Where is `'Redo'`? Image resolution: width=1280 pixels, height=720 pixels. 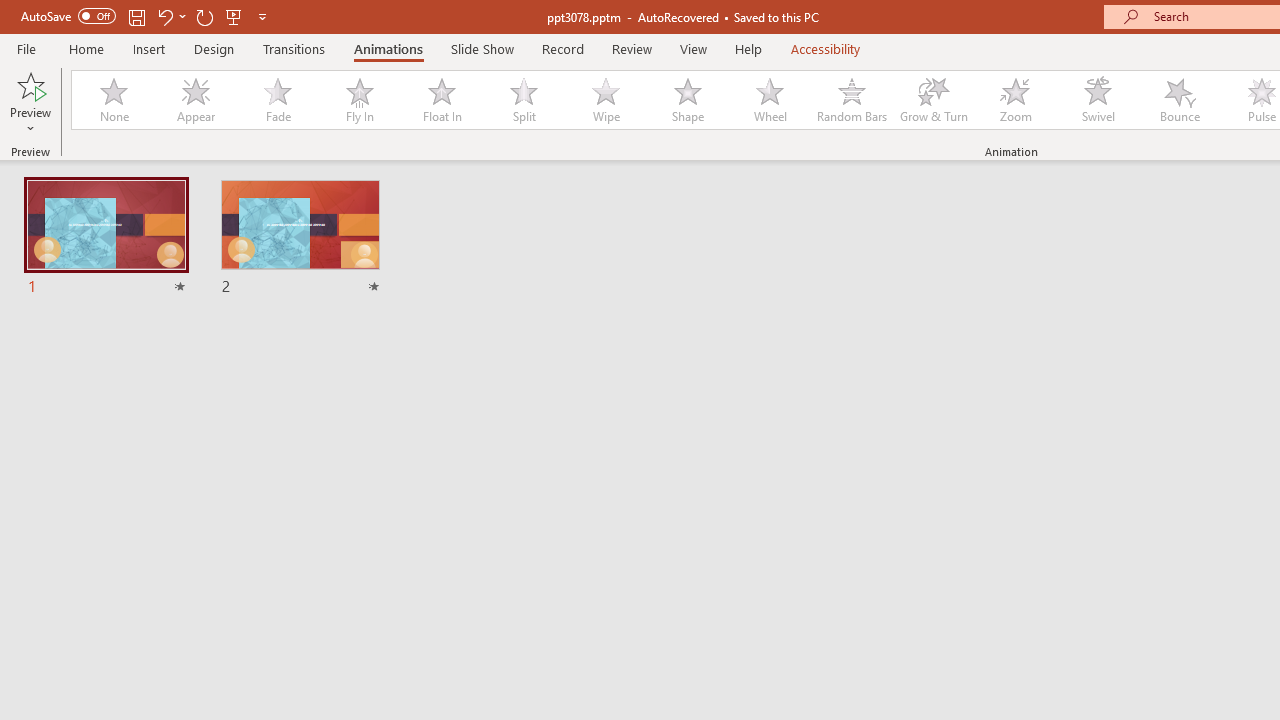 'Redo' is located at coordinates (204, 16).